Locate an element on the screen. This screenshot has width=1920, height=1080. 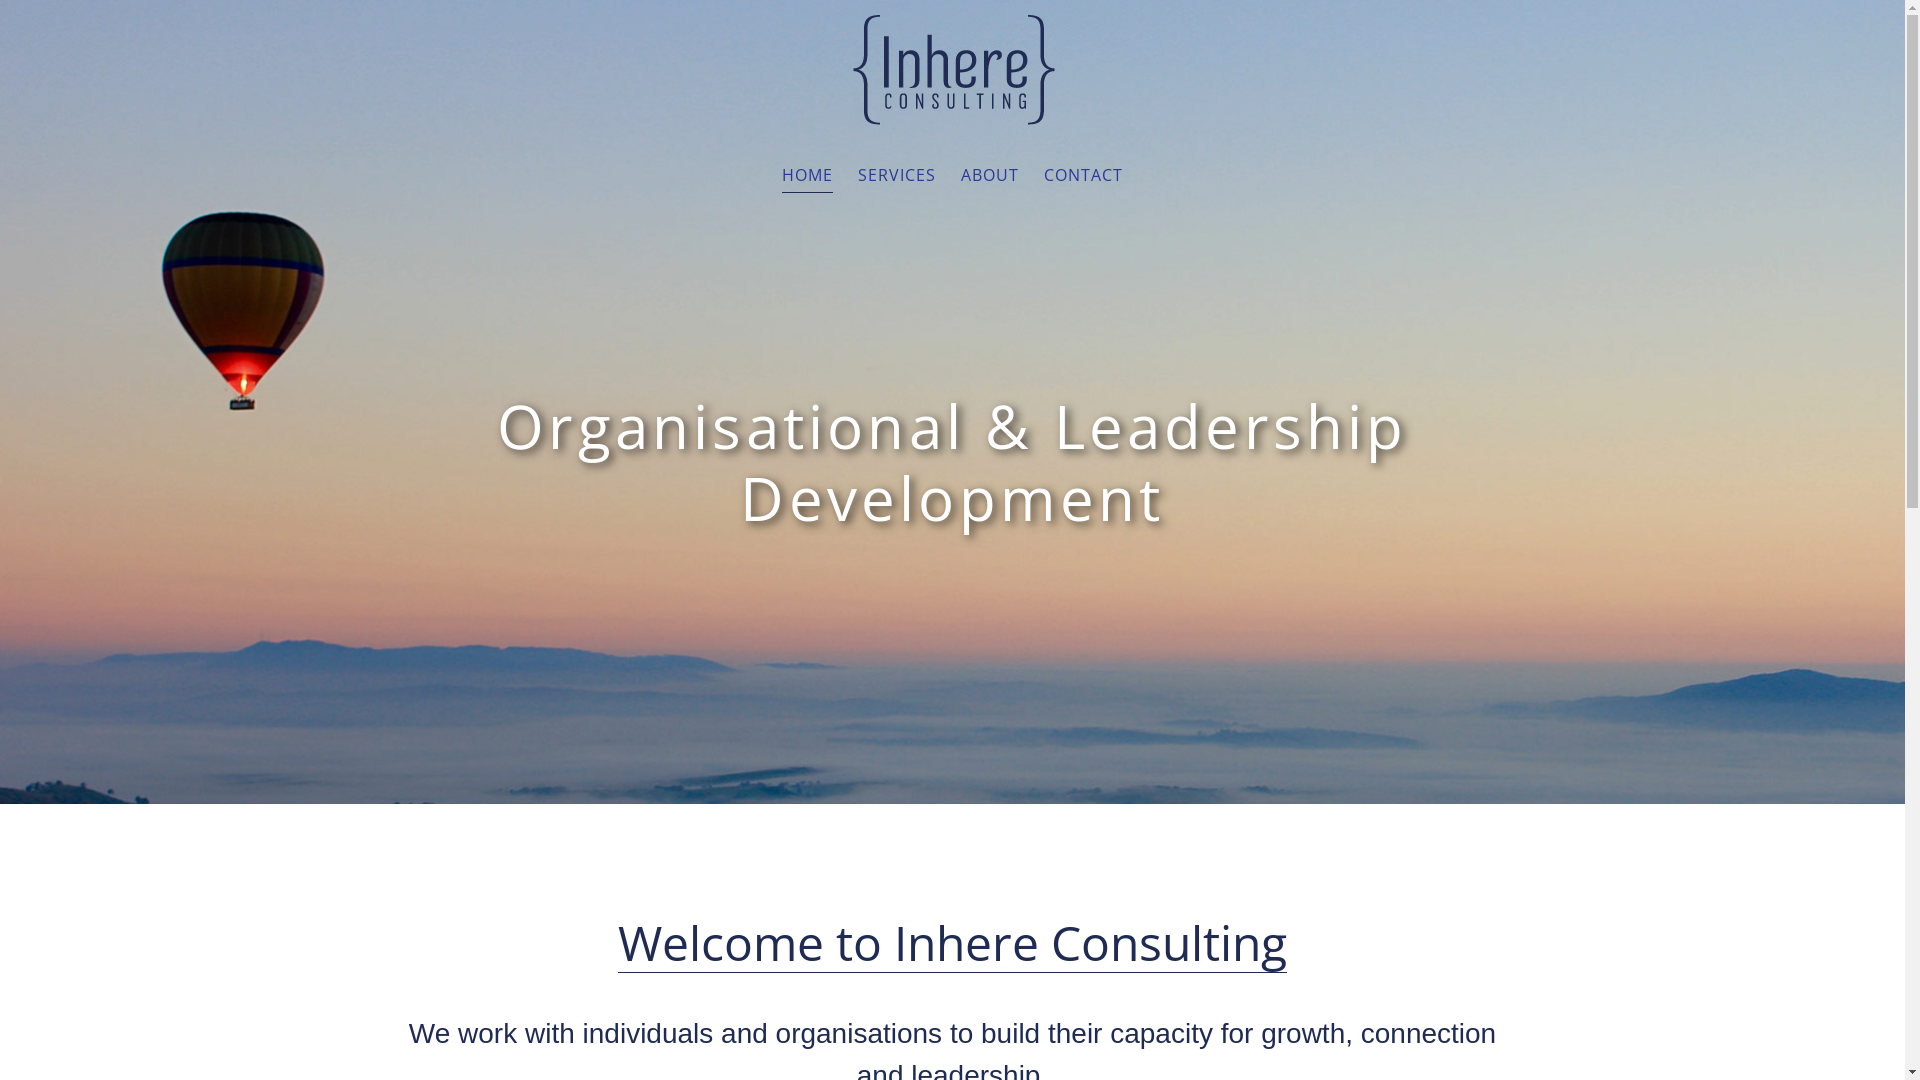
'INHERE CONSULTING' is located at coordinates (952, 68).